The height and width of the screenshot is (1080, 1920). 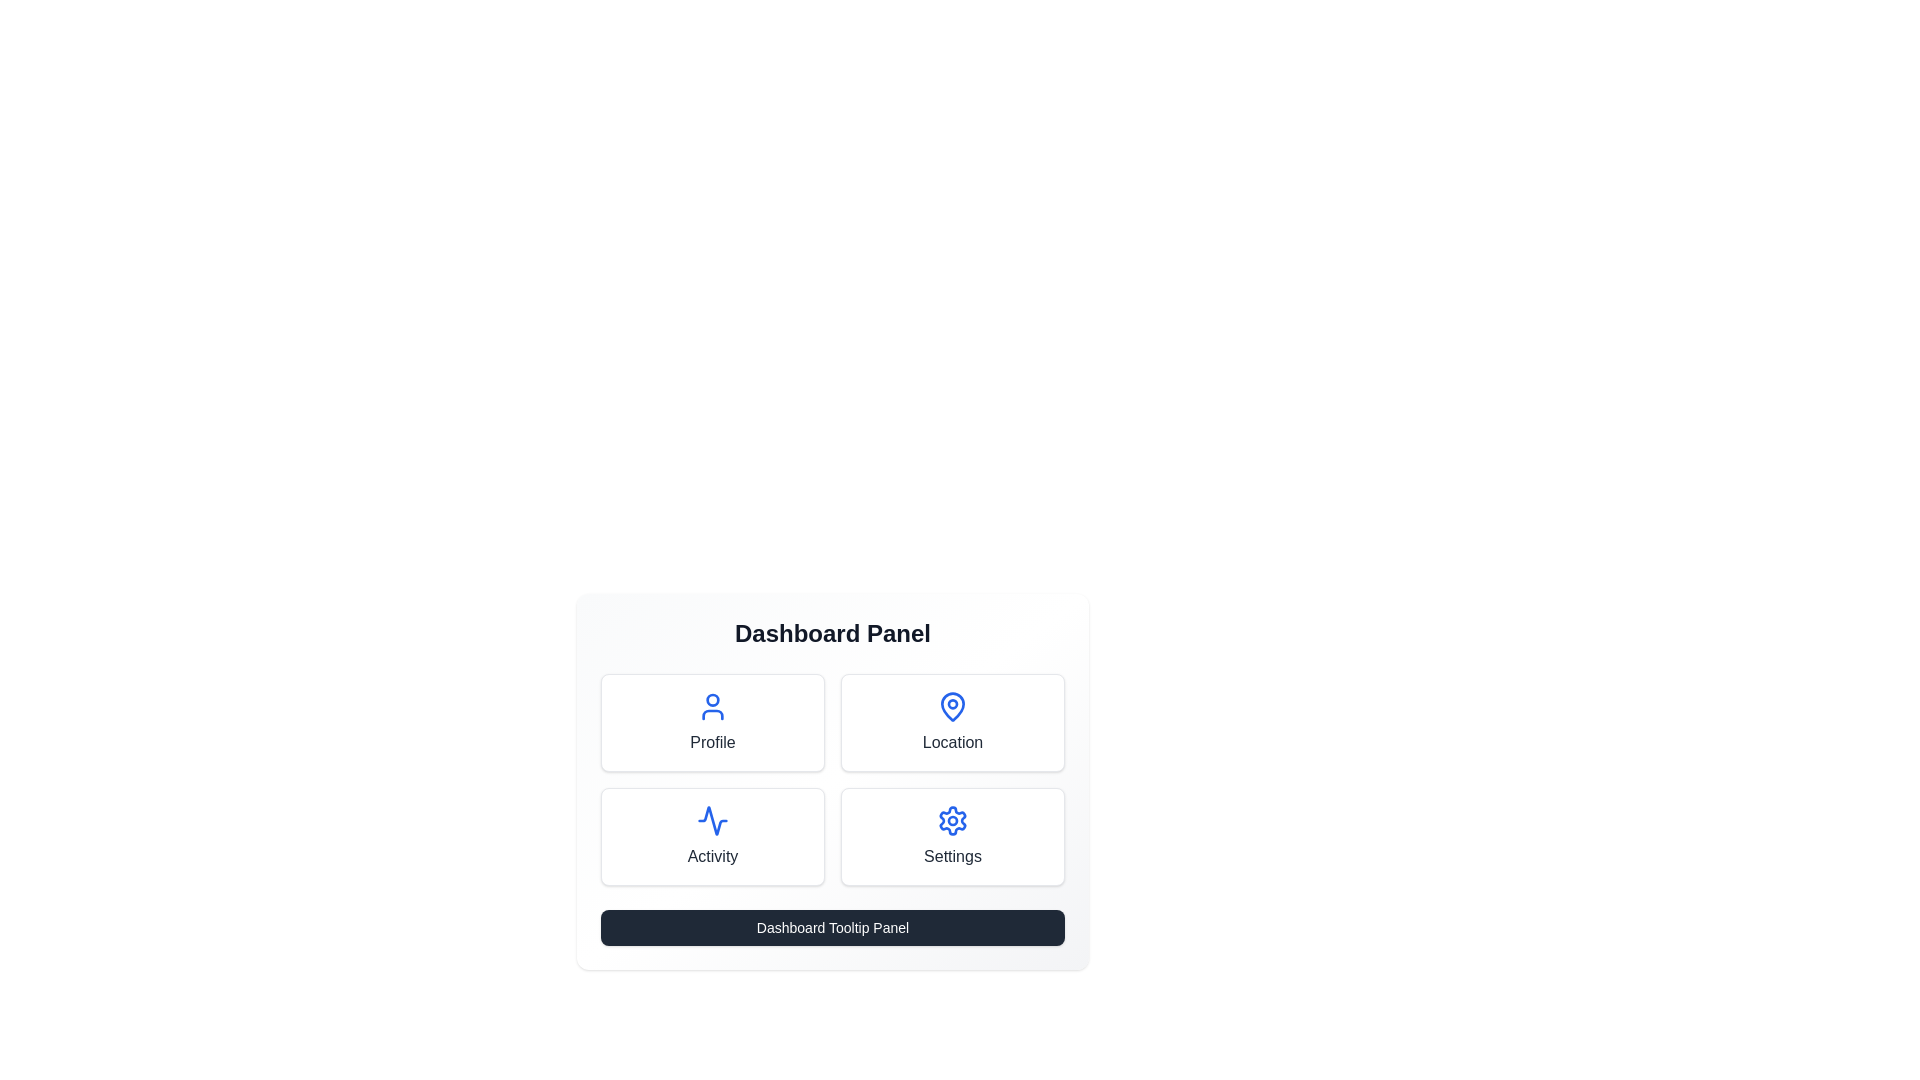 I want to click on the text label displaying 'Dashboard Panel', which is styled in bold font and positioned at the top center of the panel, so click(x=833, y=633).